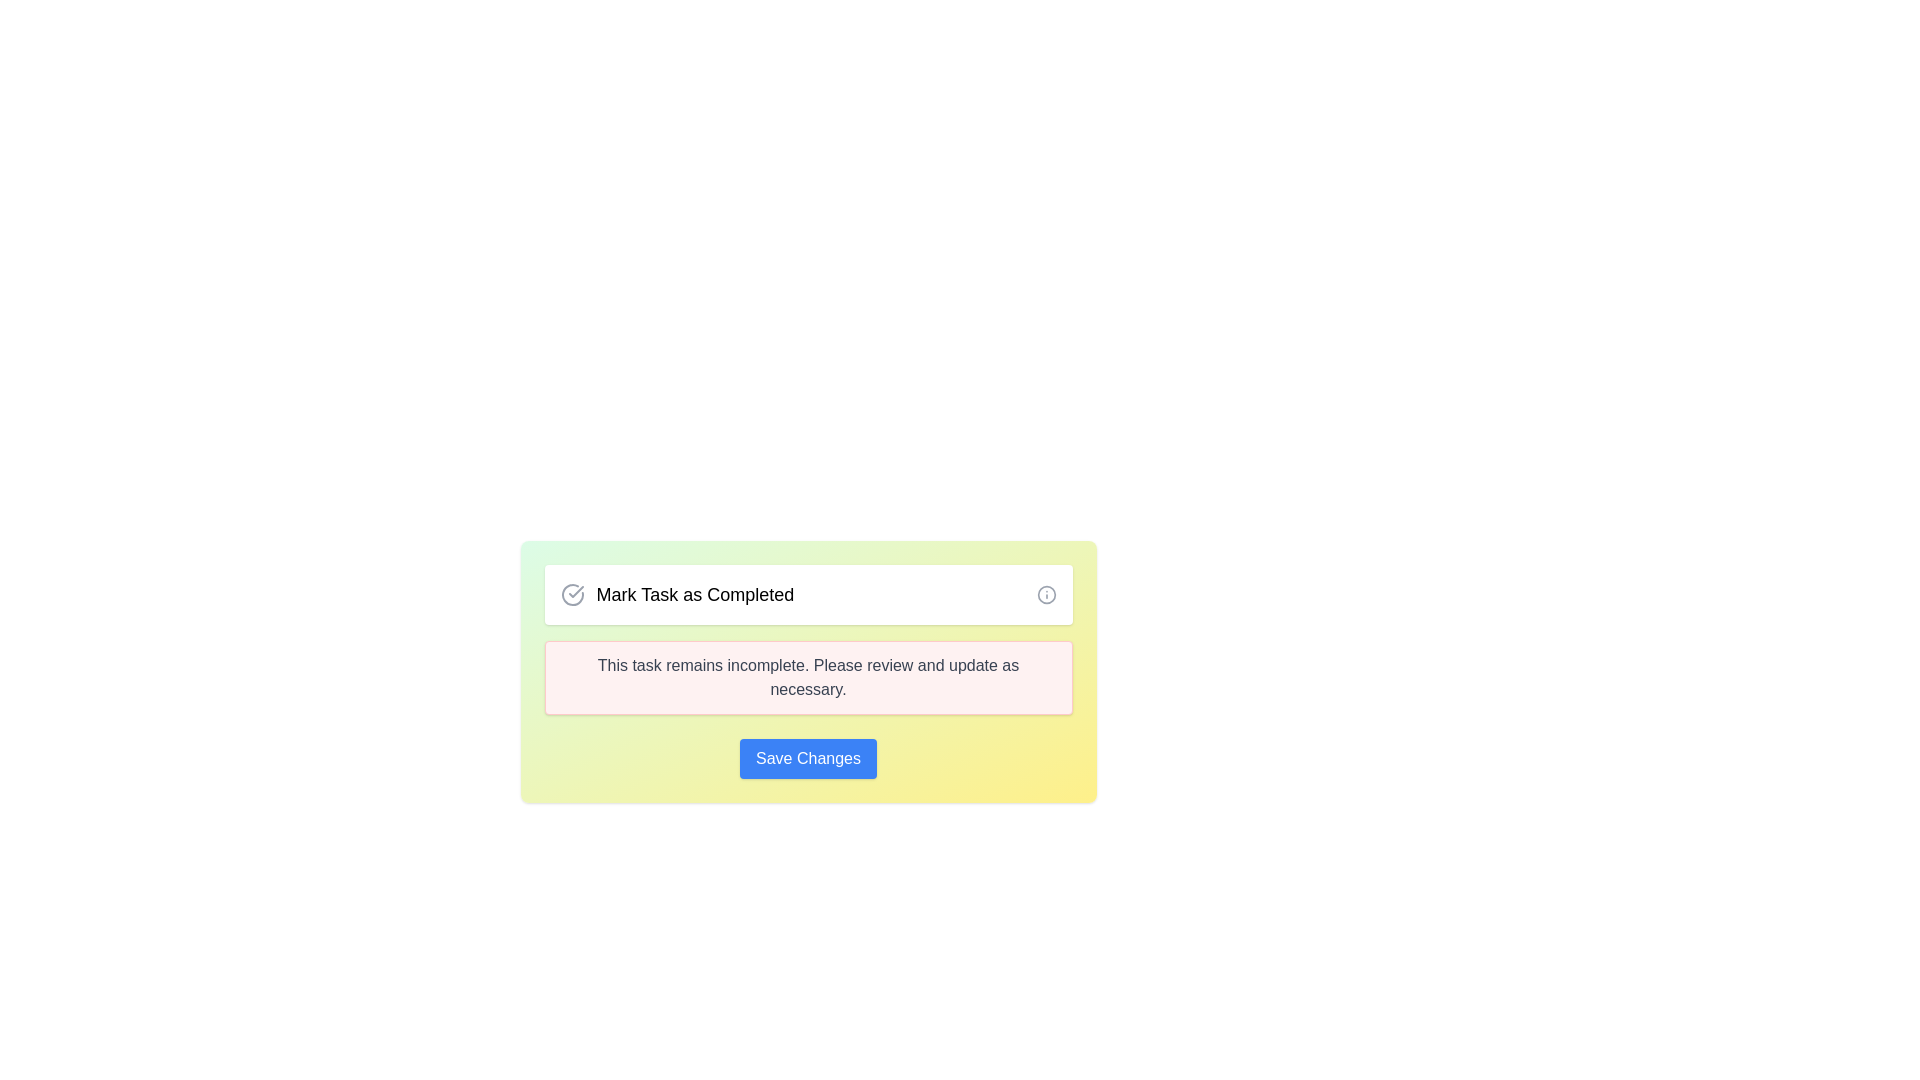  What do you see at coordinates (695, 593) in the screenshot?
I see `the static text label that reads 'Mark Task as Completed', which is aligned to the right of a circular checkmark icon on a pastel green background` at bounding box center [695, 593].